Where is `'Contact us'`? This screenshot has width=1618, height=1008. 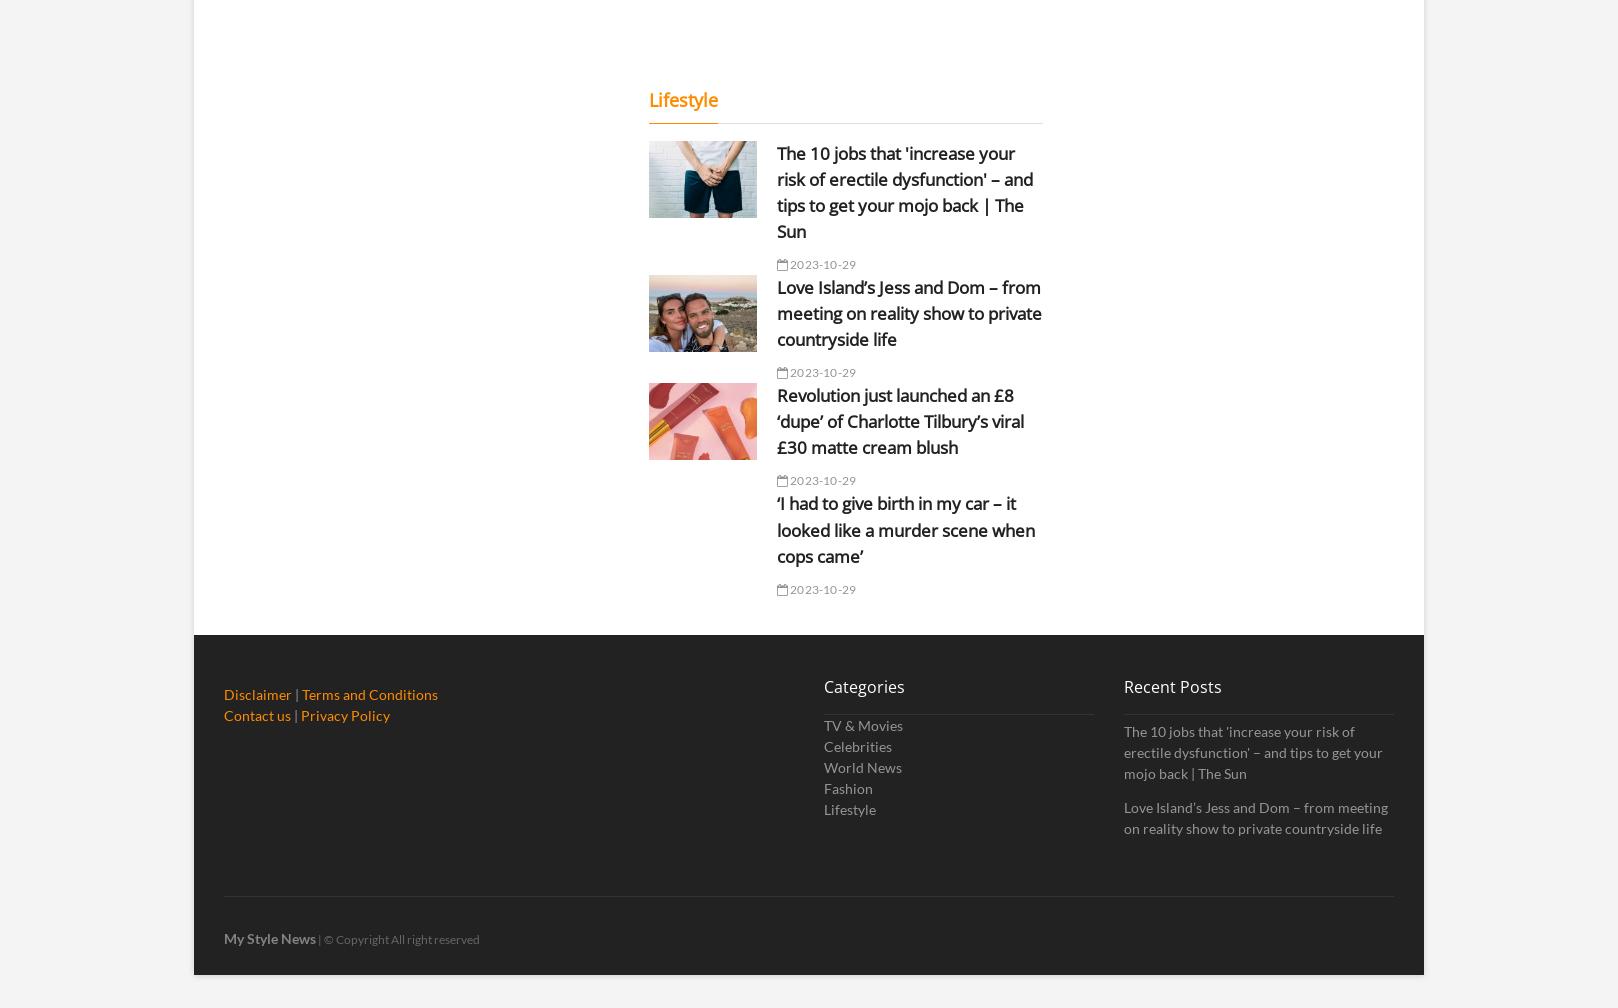
'Contact us' is located at coordinates (256, 714).